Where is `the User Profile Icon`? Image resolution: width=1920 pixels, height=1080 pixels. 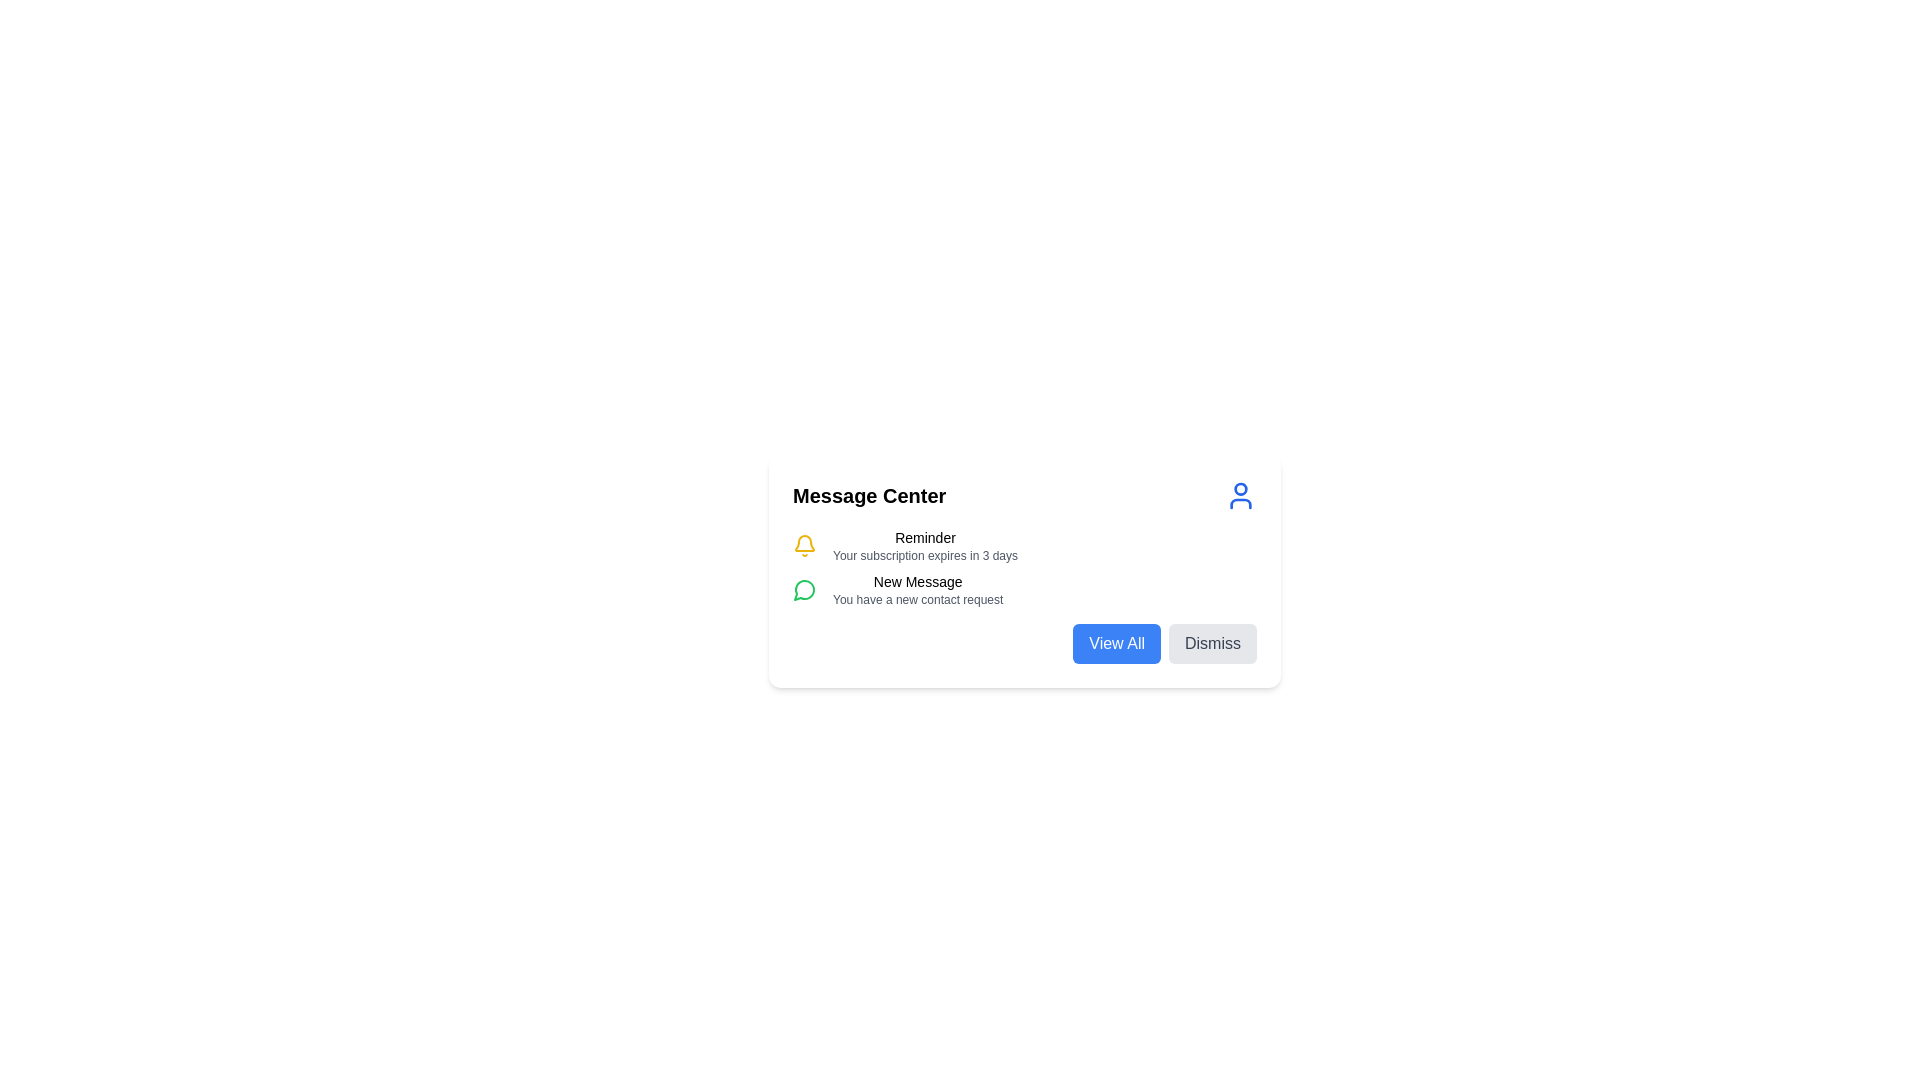
the User Profile Icon is located at coordinates (1240, 495).